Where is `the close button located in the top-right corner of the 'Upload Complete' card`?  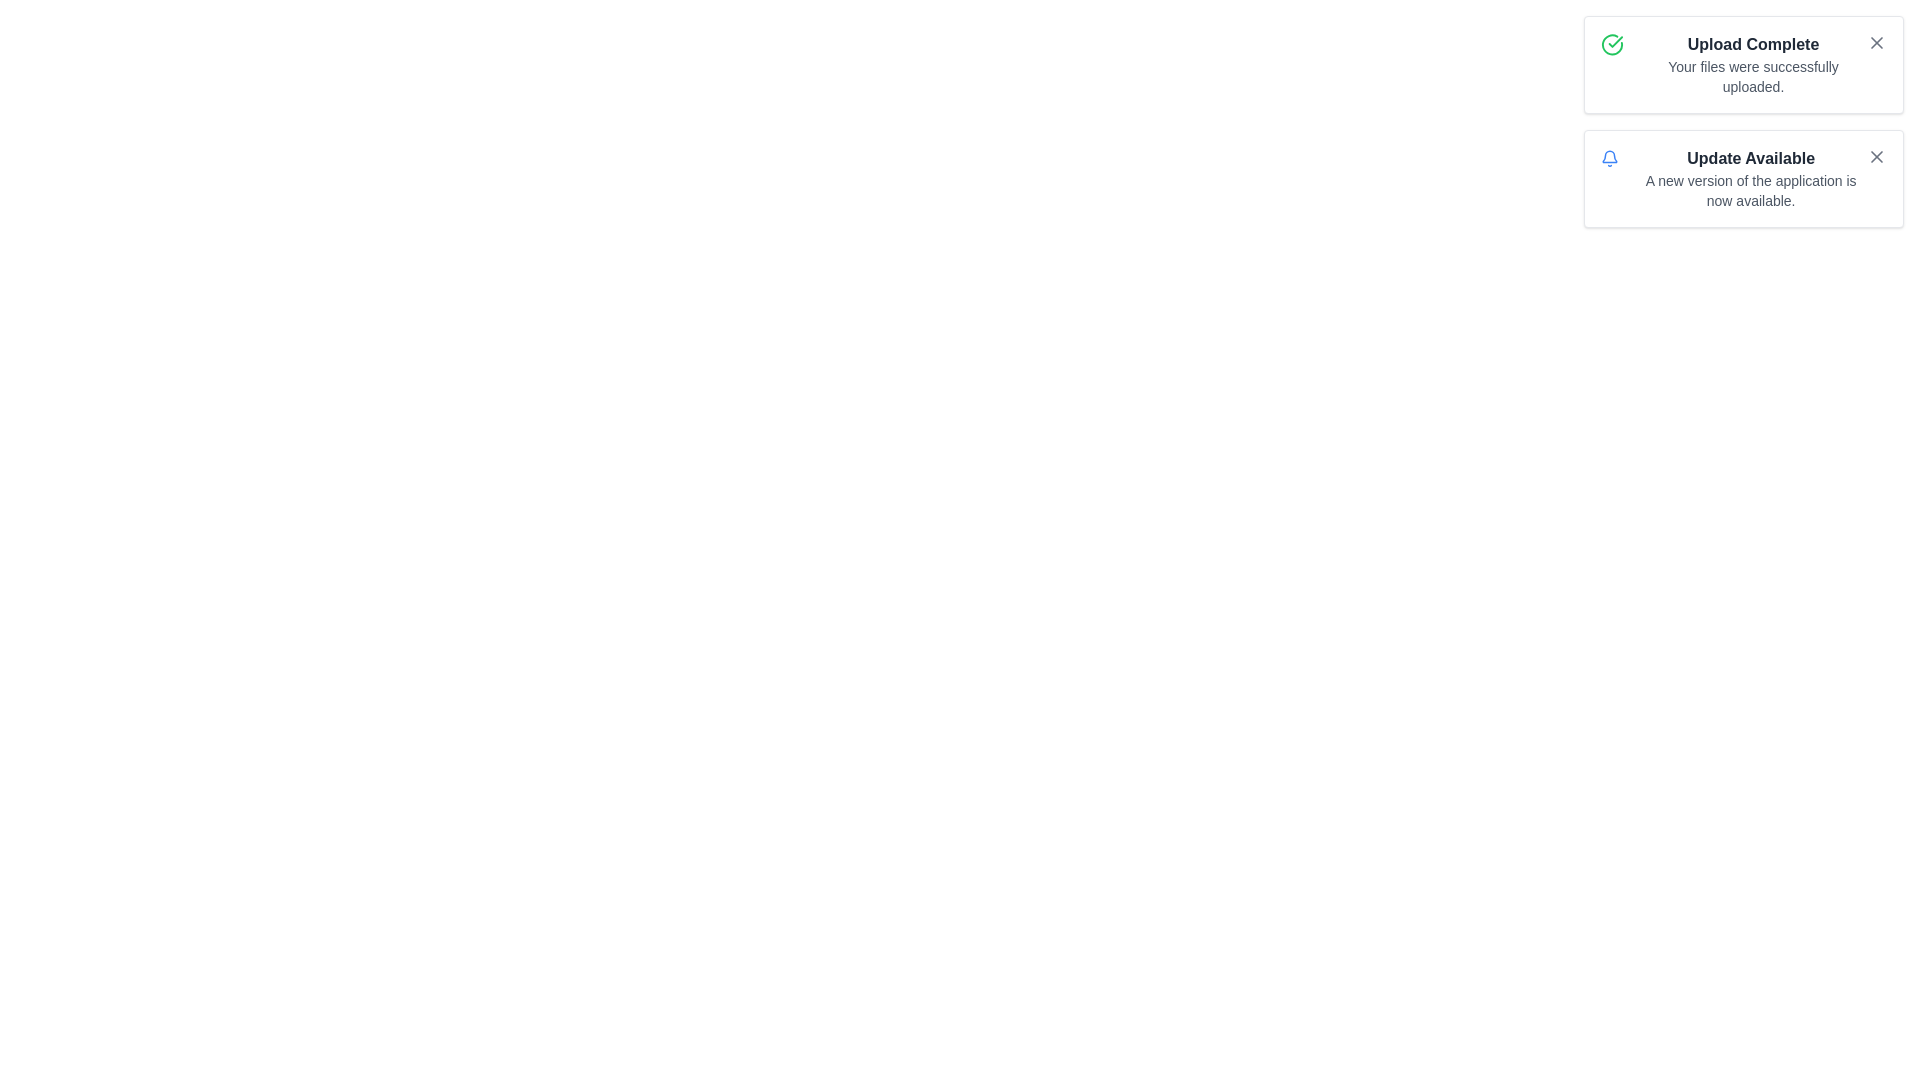 the close button located in the top-right corner of the 'Upload Complete' card is located at coordinates (1875, 42).